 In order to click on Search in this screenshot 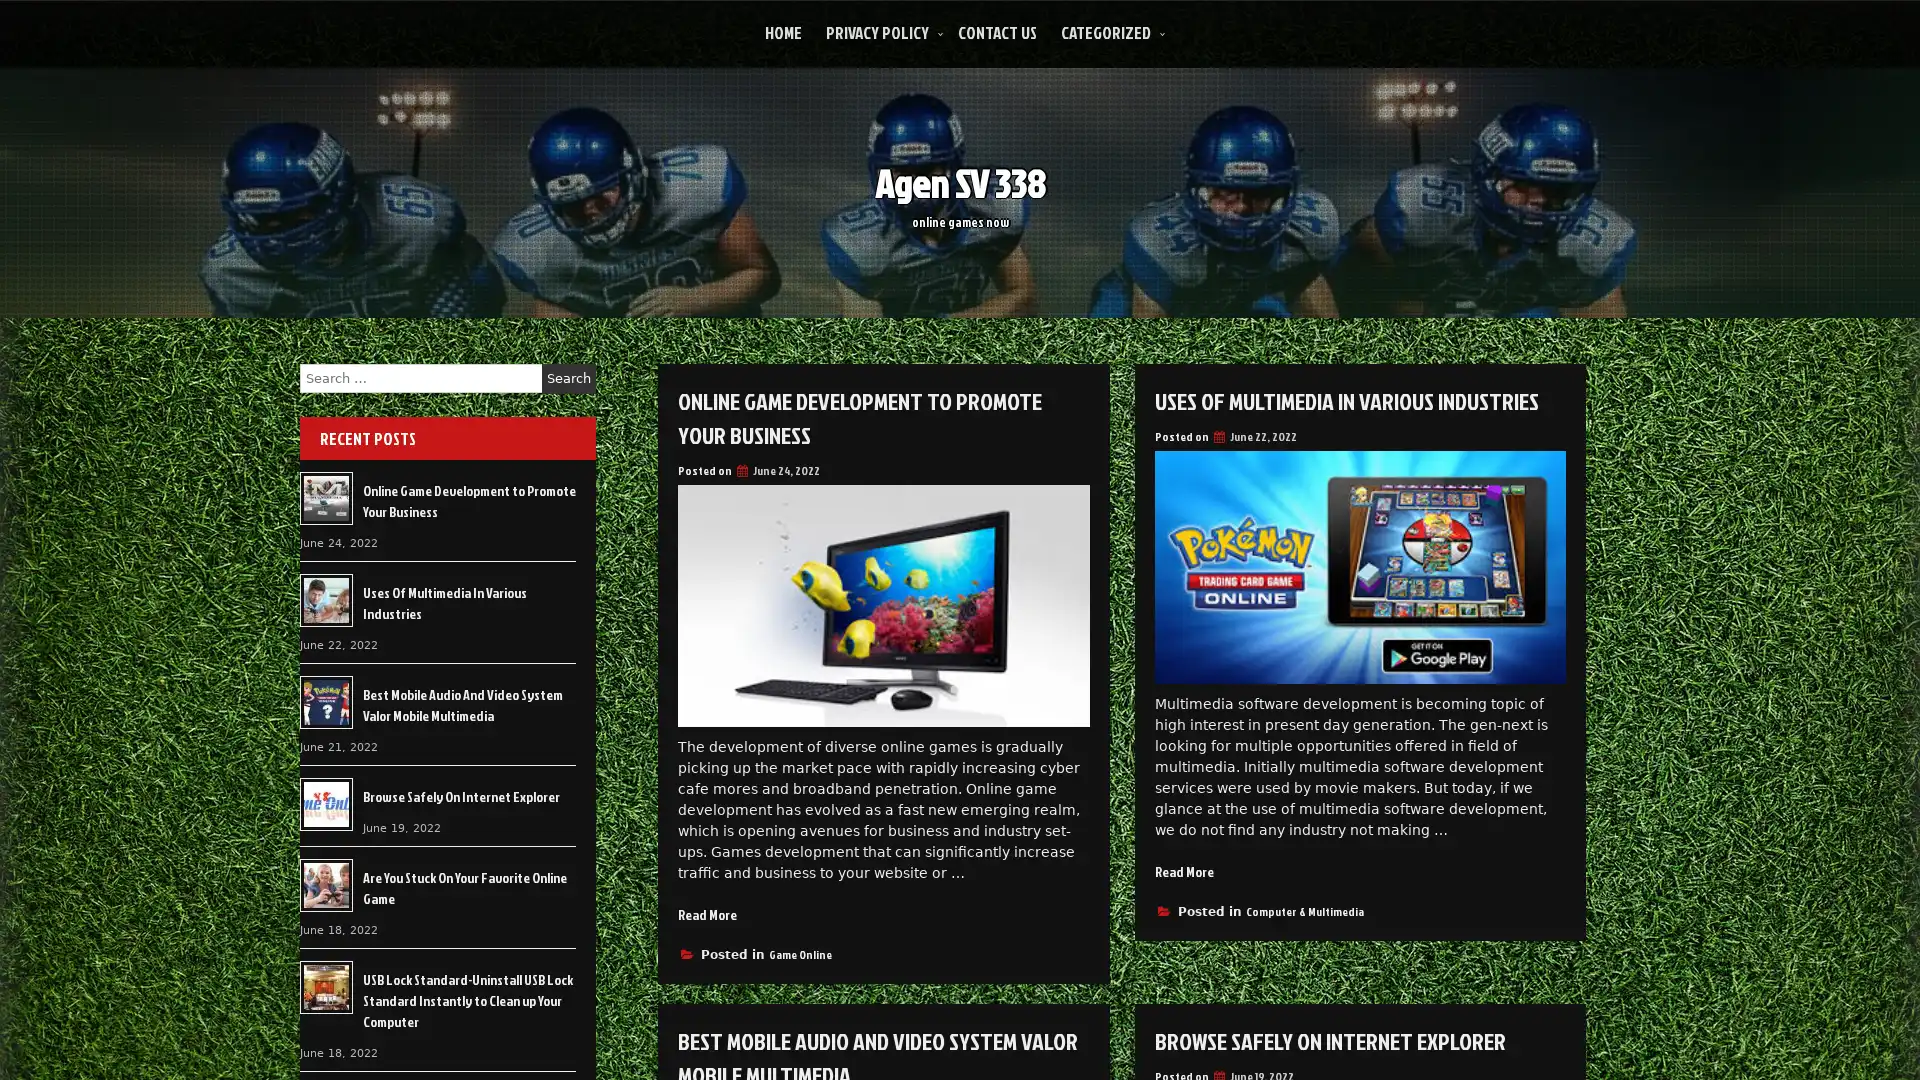, I will do `click(568, 378)`.